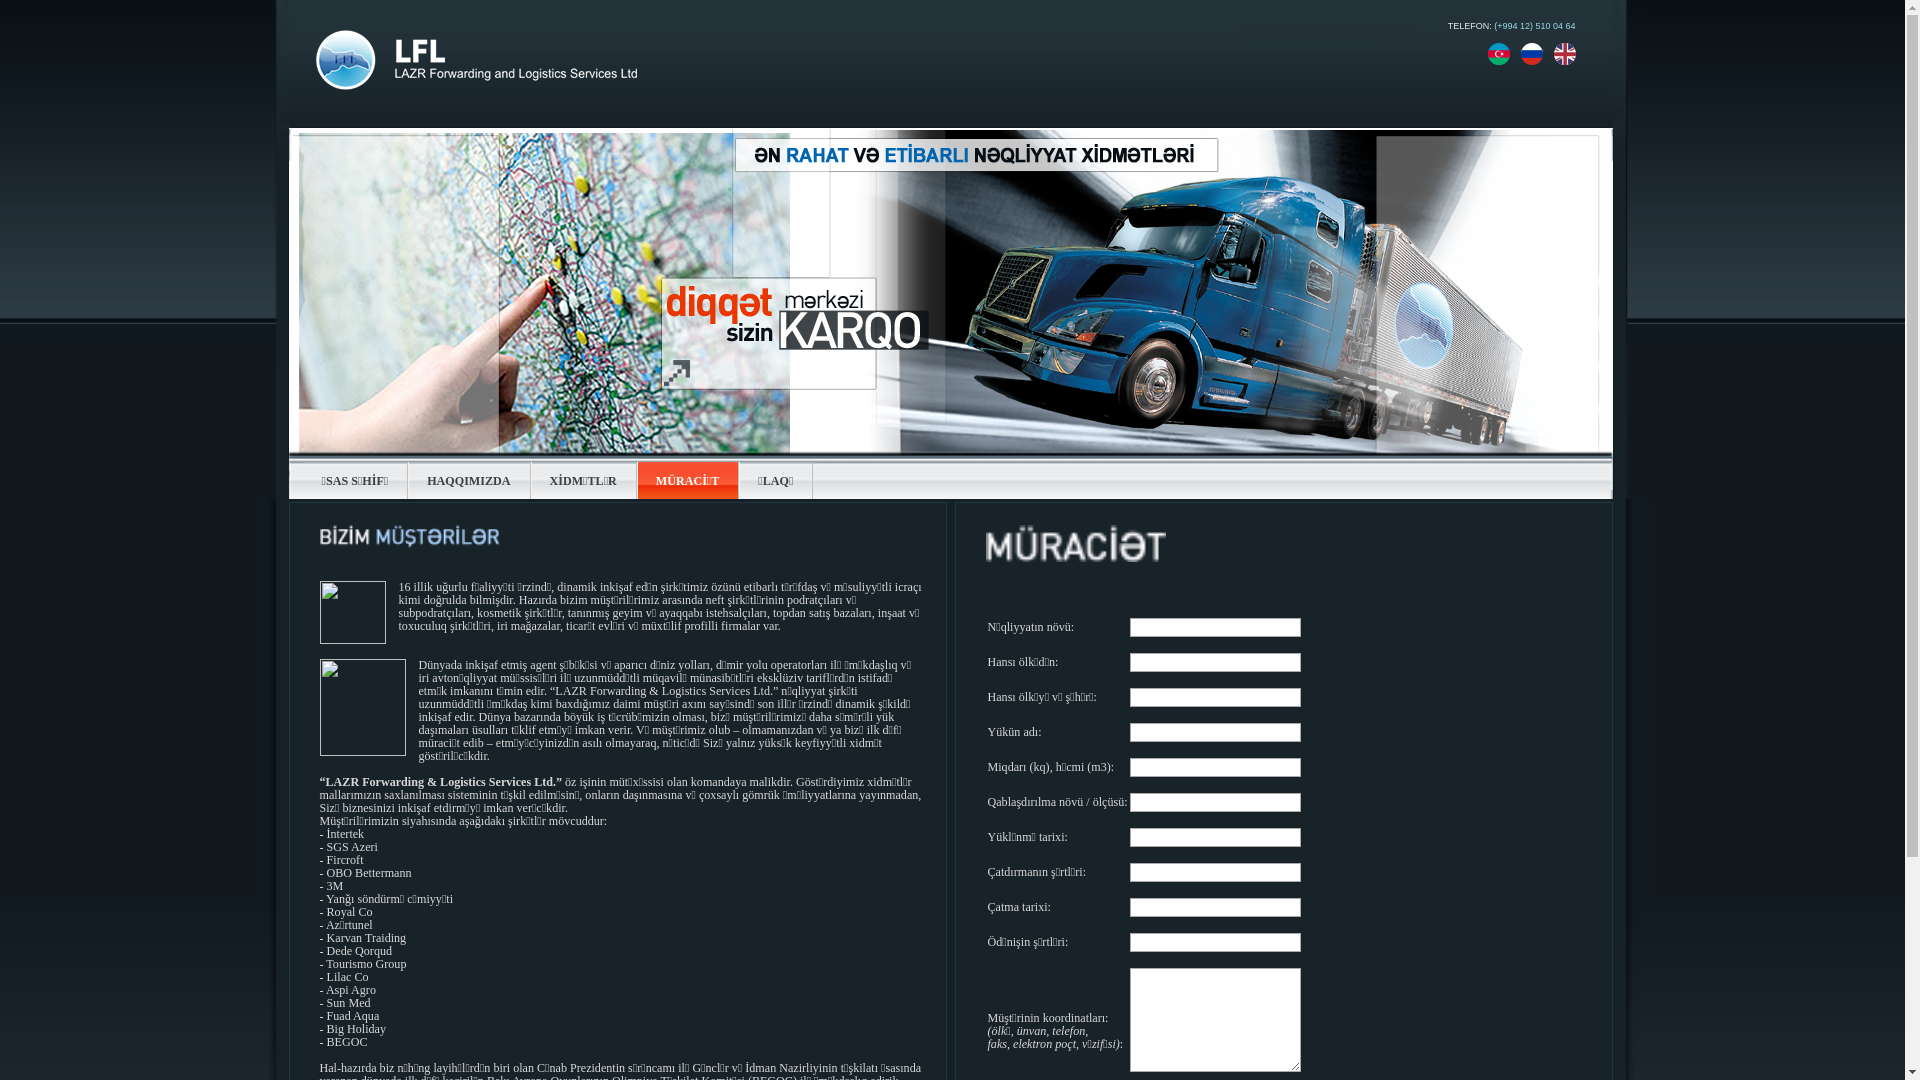  What do you see at coordinates (468, 480) in the screenshot?
I see `'HAQQIMIZDA'` at bounding box center [468, 480].